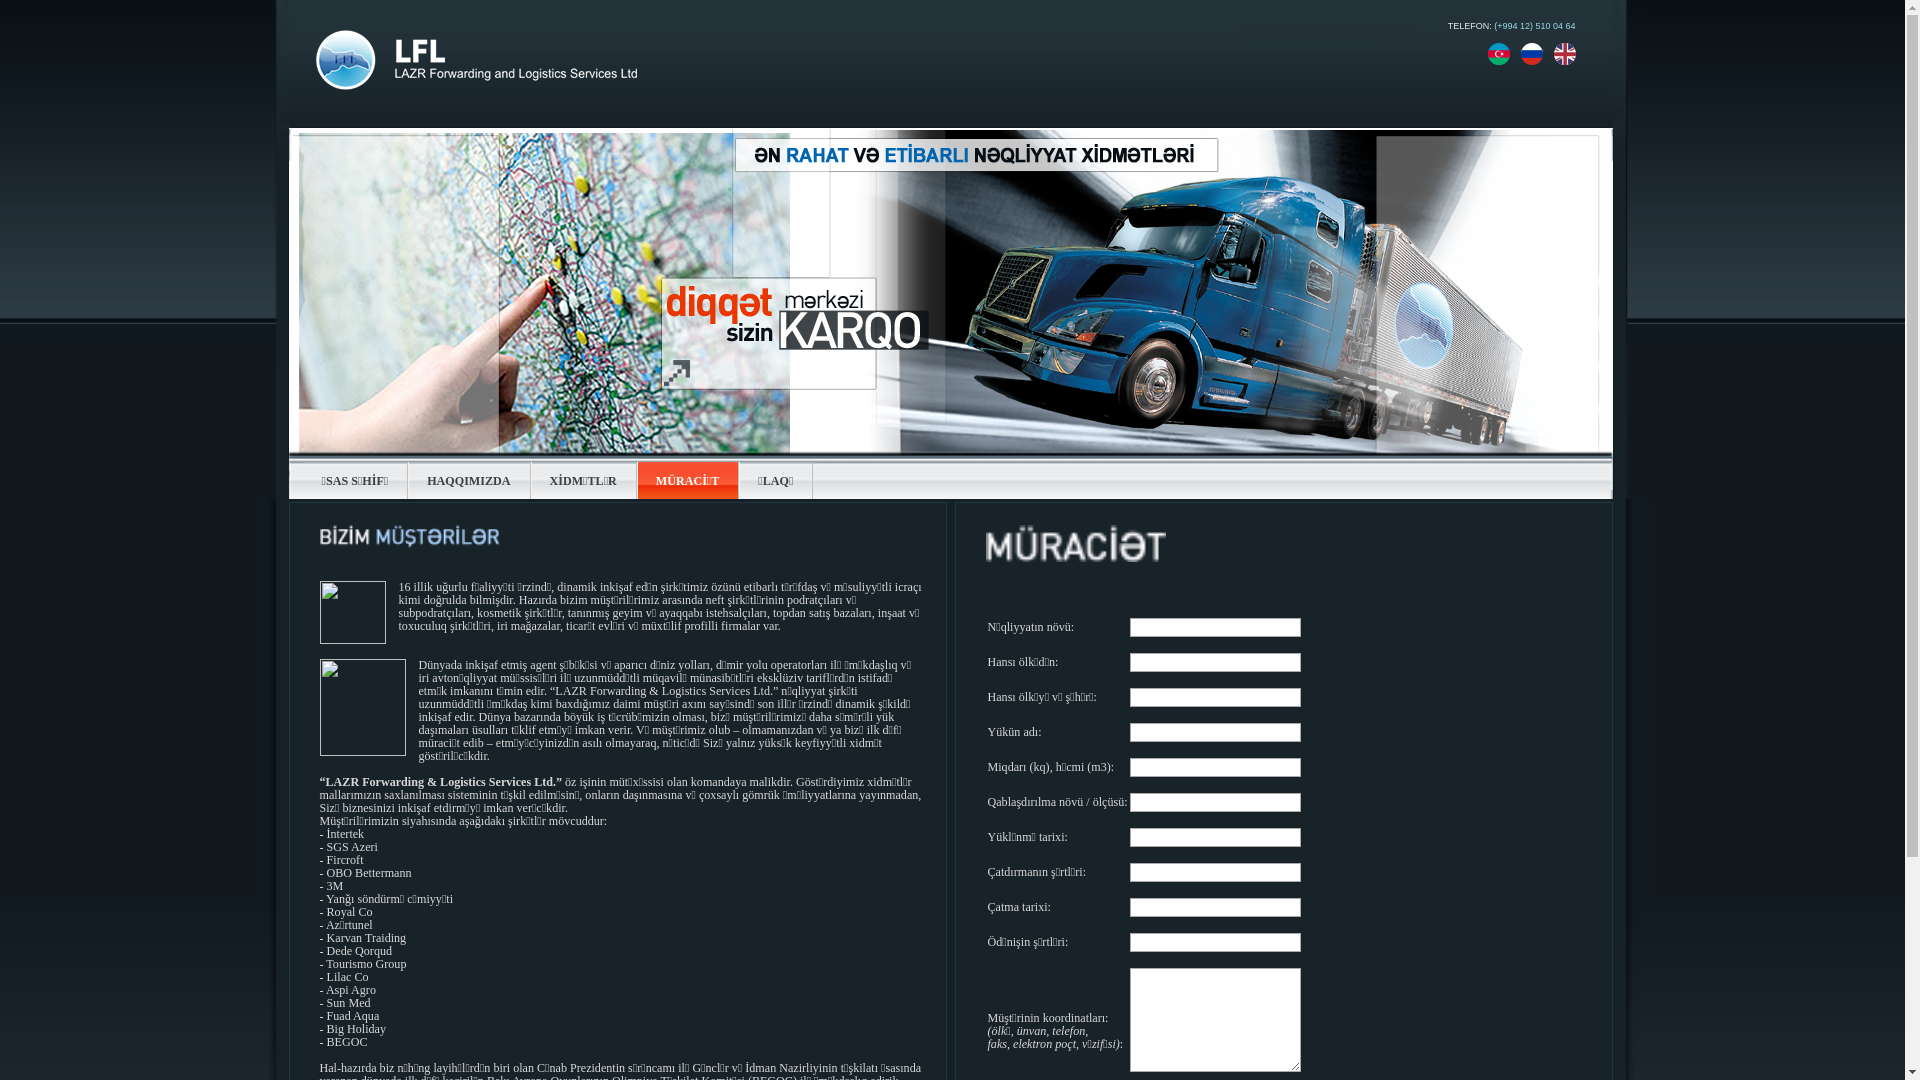  What do you see at coordinates (468, 480) in the screenshot?
I see `'HAQQIMIZDA'` at bounding box center [468, 480].